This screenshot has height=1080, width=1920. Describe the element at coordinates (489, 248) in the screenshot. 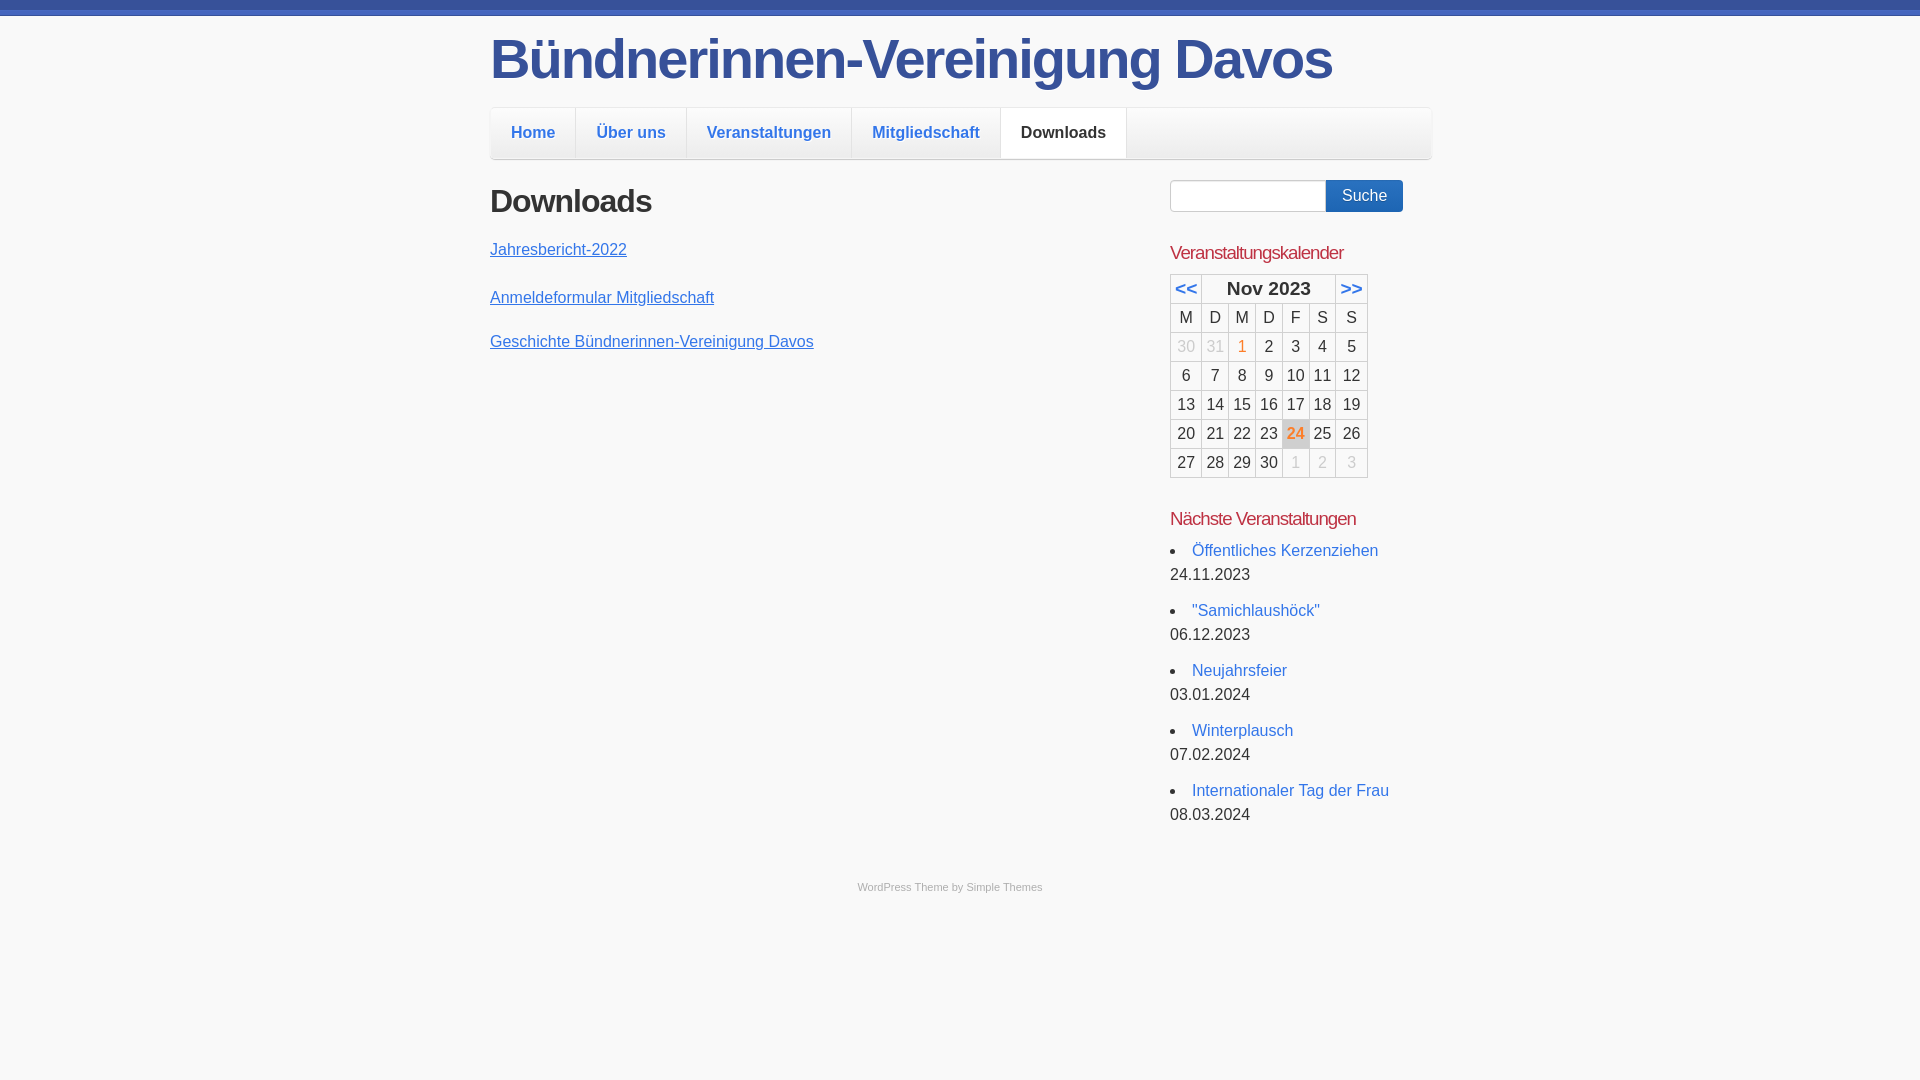

I see `'Jahresbericht-2022'` at that location.